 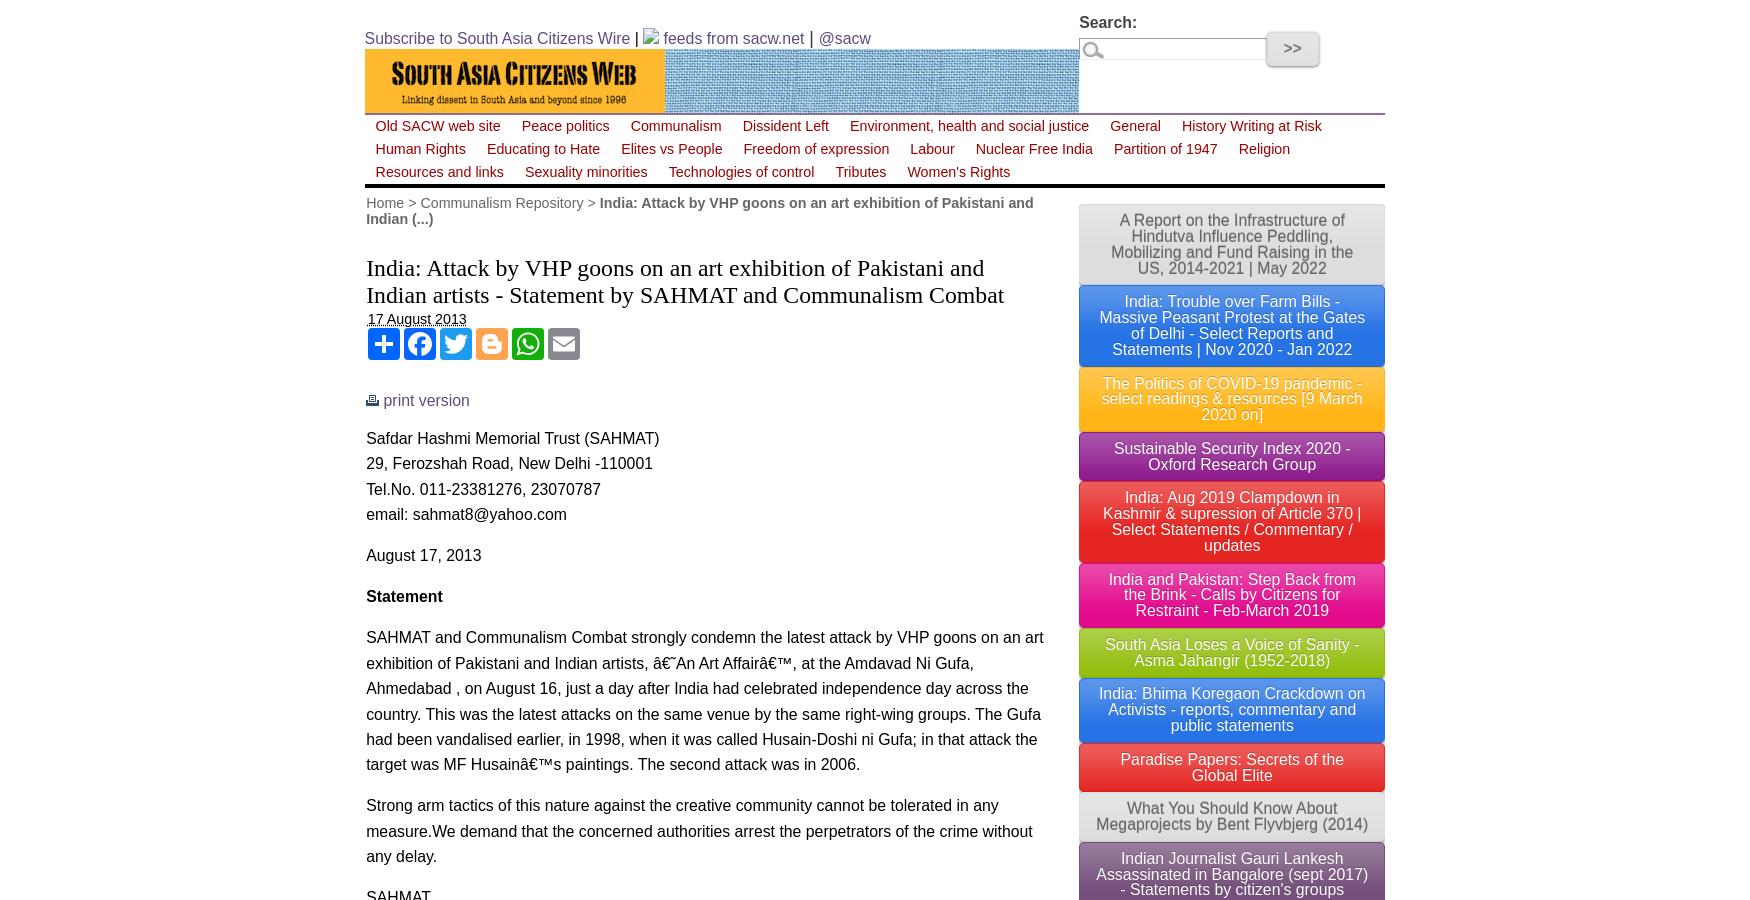 I want to click on 'South Asia Loses a Voice of Sanity - Asma Jahangir (1952-2018)', so click(x=1104, y=651).